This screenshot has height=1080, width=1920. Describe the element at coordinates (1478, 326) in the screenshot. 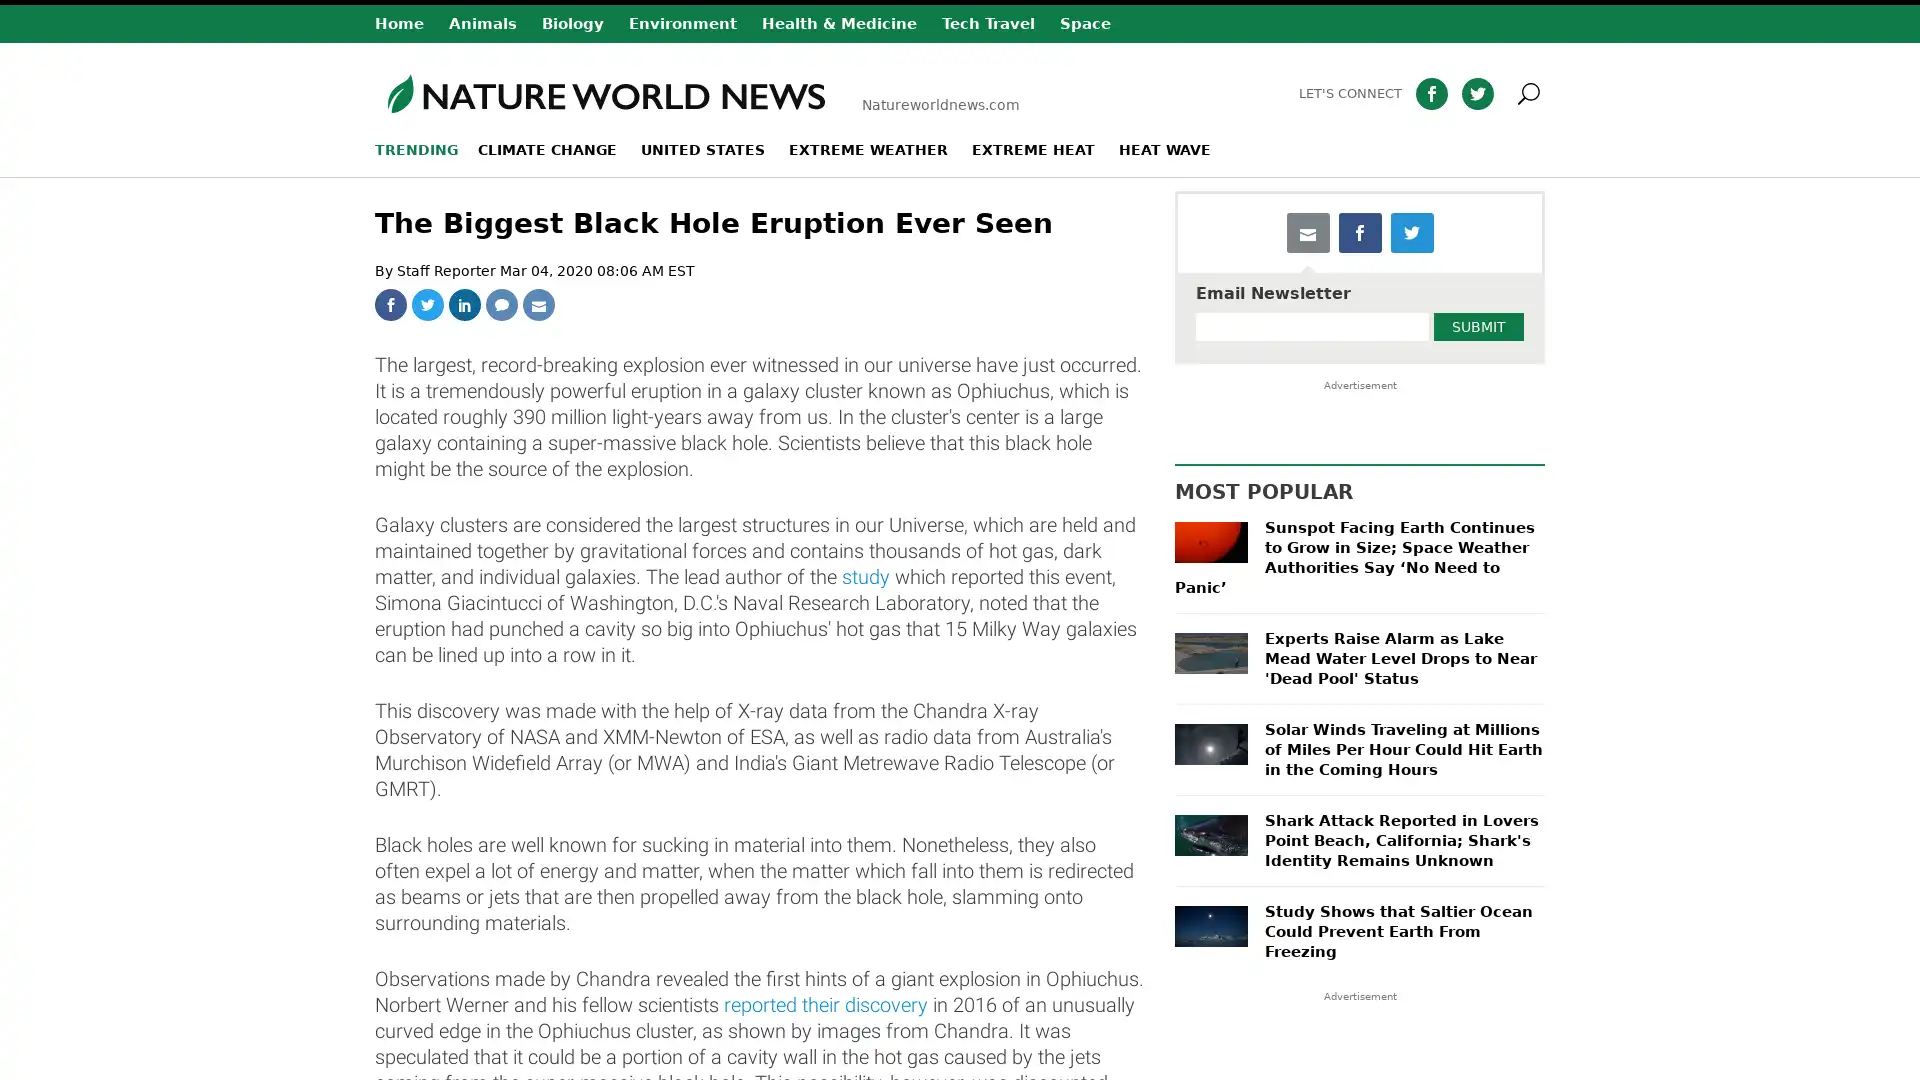

I see `Submit` at that location.